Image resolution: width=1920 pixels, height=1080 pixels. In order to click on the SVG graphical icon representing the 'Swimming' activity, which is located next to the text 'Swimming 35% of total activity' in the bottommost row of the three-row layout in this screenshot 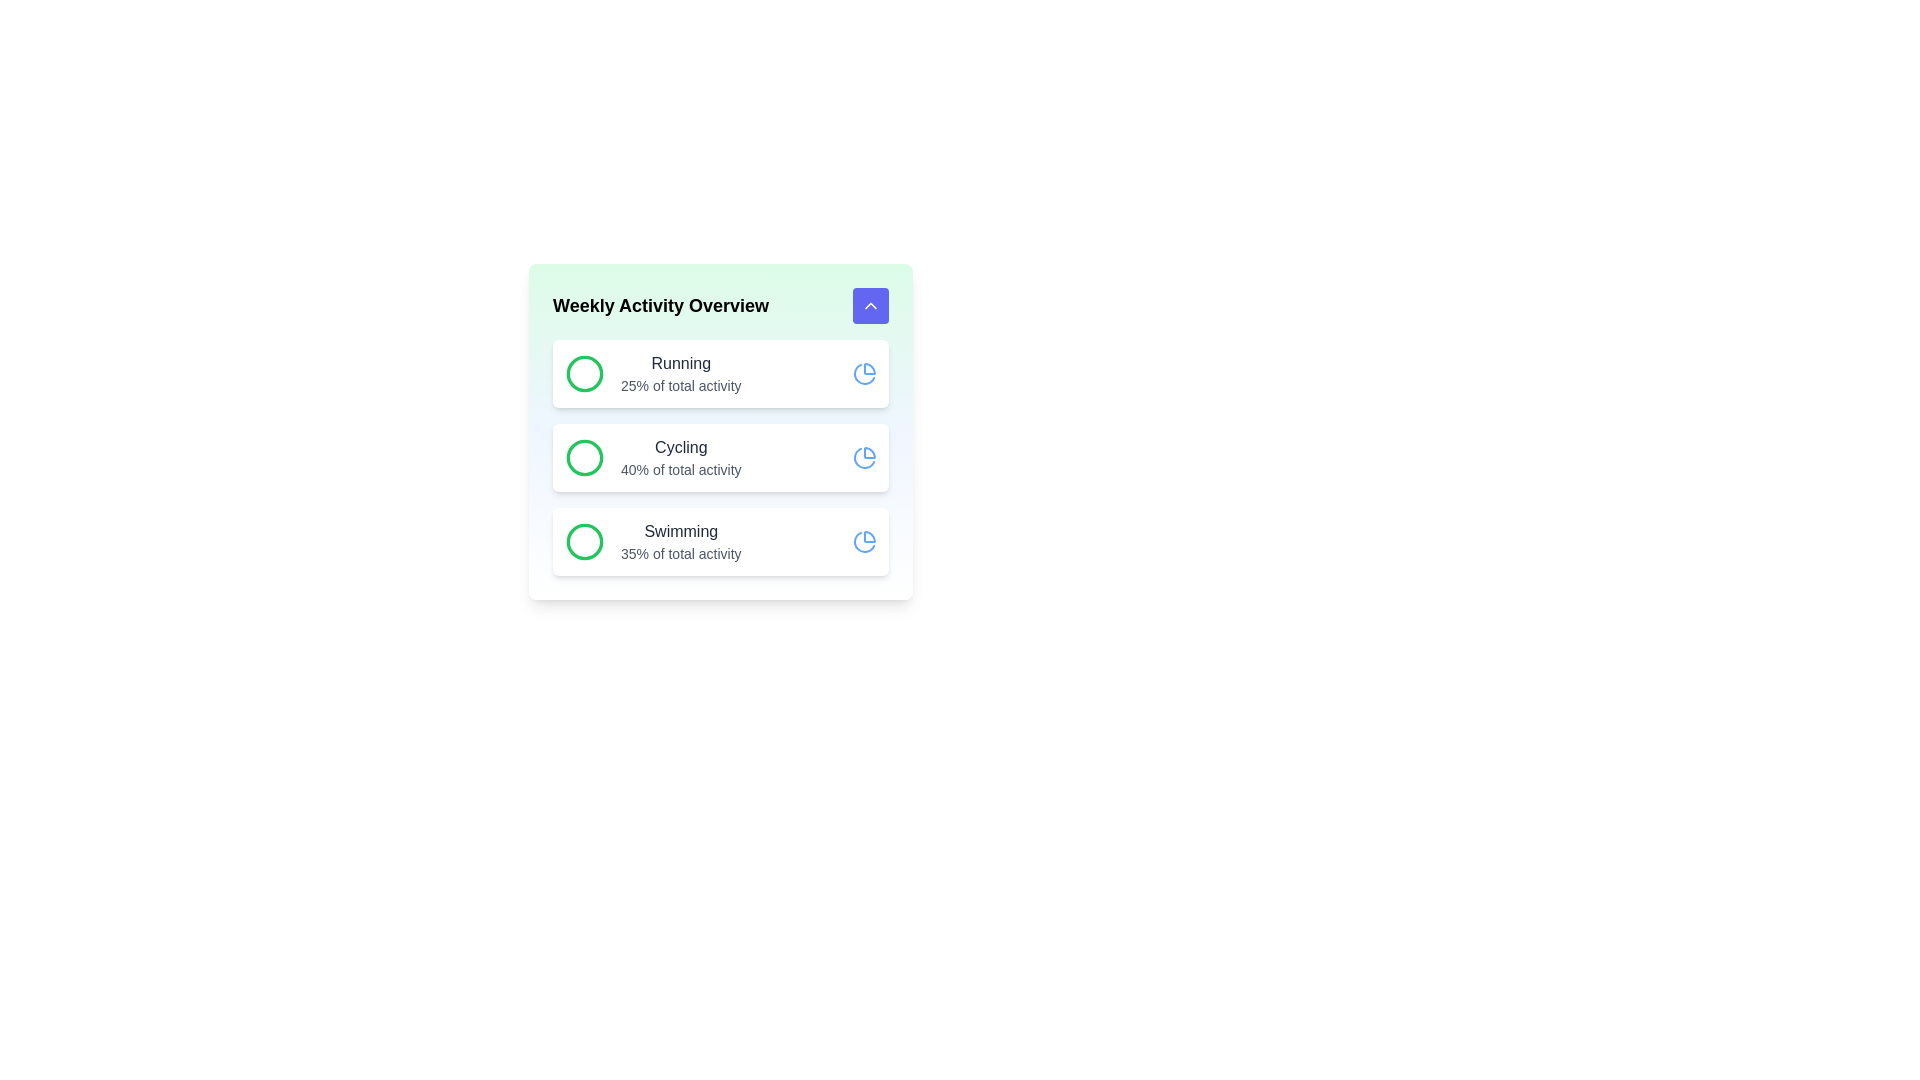, I will do `click(584, 542)`.